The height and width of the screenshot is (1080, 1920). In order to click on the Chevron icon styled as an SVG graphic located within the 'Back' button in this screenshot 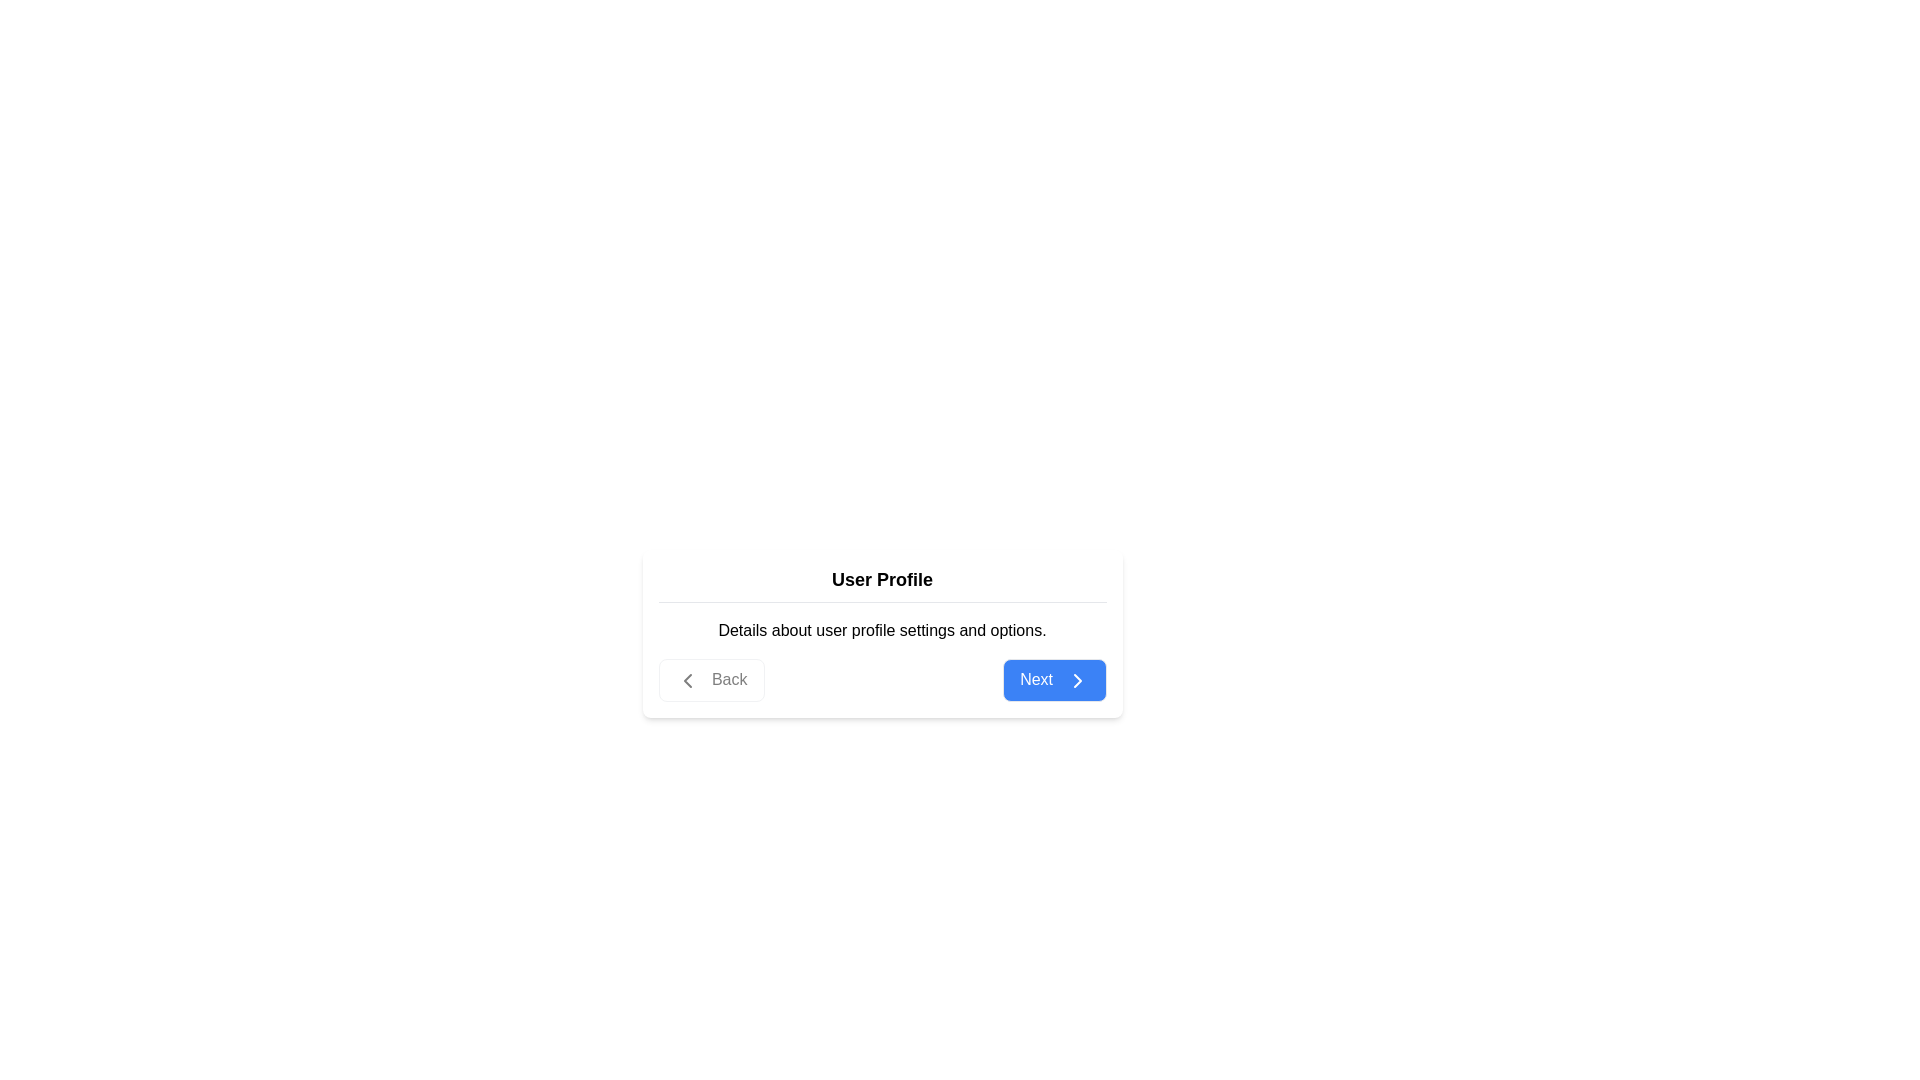, I will do `click(687, 679)`.